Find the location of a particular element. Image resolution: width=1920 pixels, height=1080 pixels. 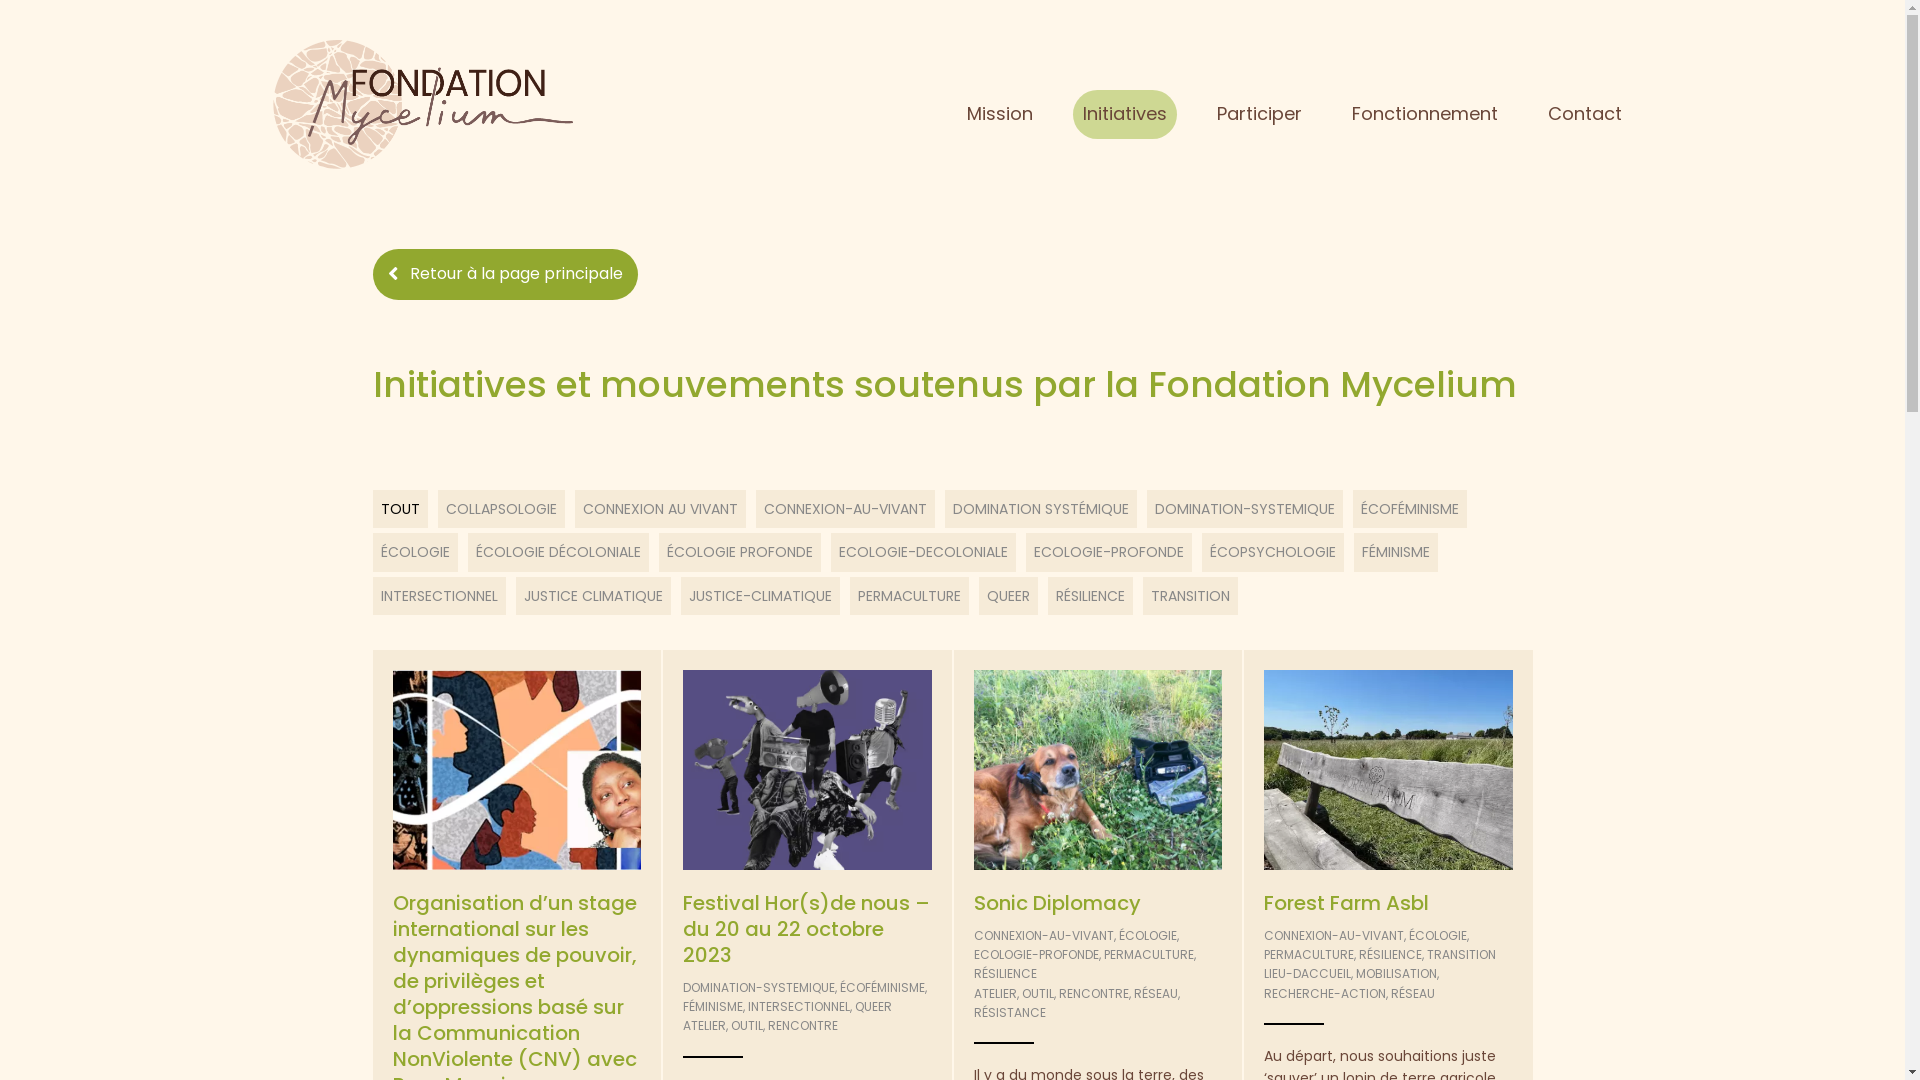

'DOMINATION-SYSTEMIQUE' is located at coordinates (757, 986).